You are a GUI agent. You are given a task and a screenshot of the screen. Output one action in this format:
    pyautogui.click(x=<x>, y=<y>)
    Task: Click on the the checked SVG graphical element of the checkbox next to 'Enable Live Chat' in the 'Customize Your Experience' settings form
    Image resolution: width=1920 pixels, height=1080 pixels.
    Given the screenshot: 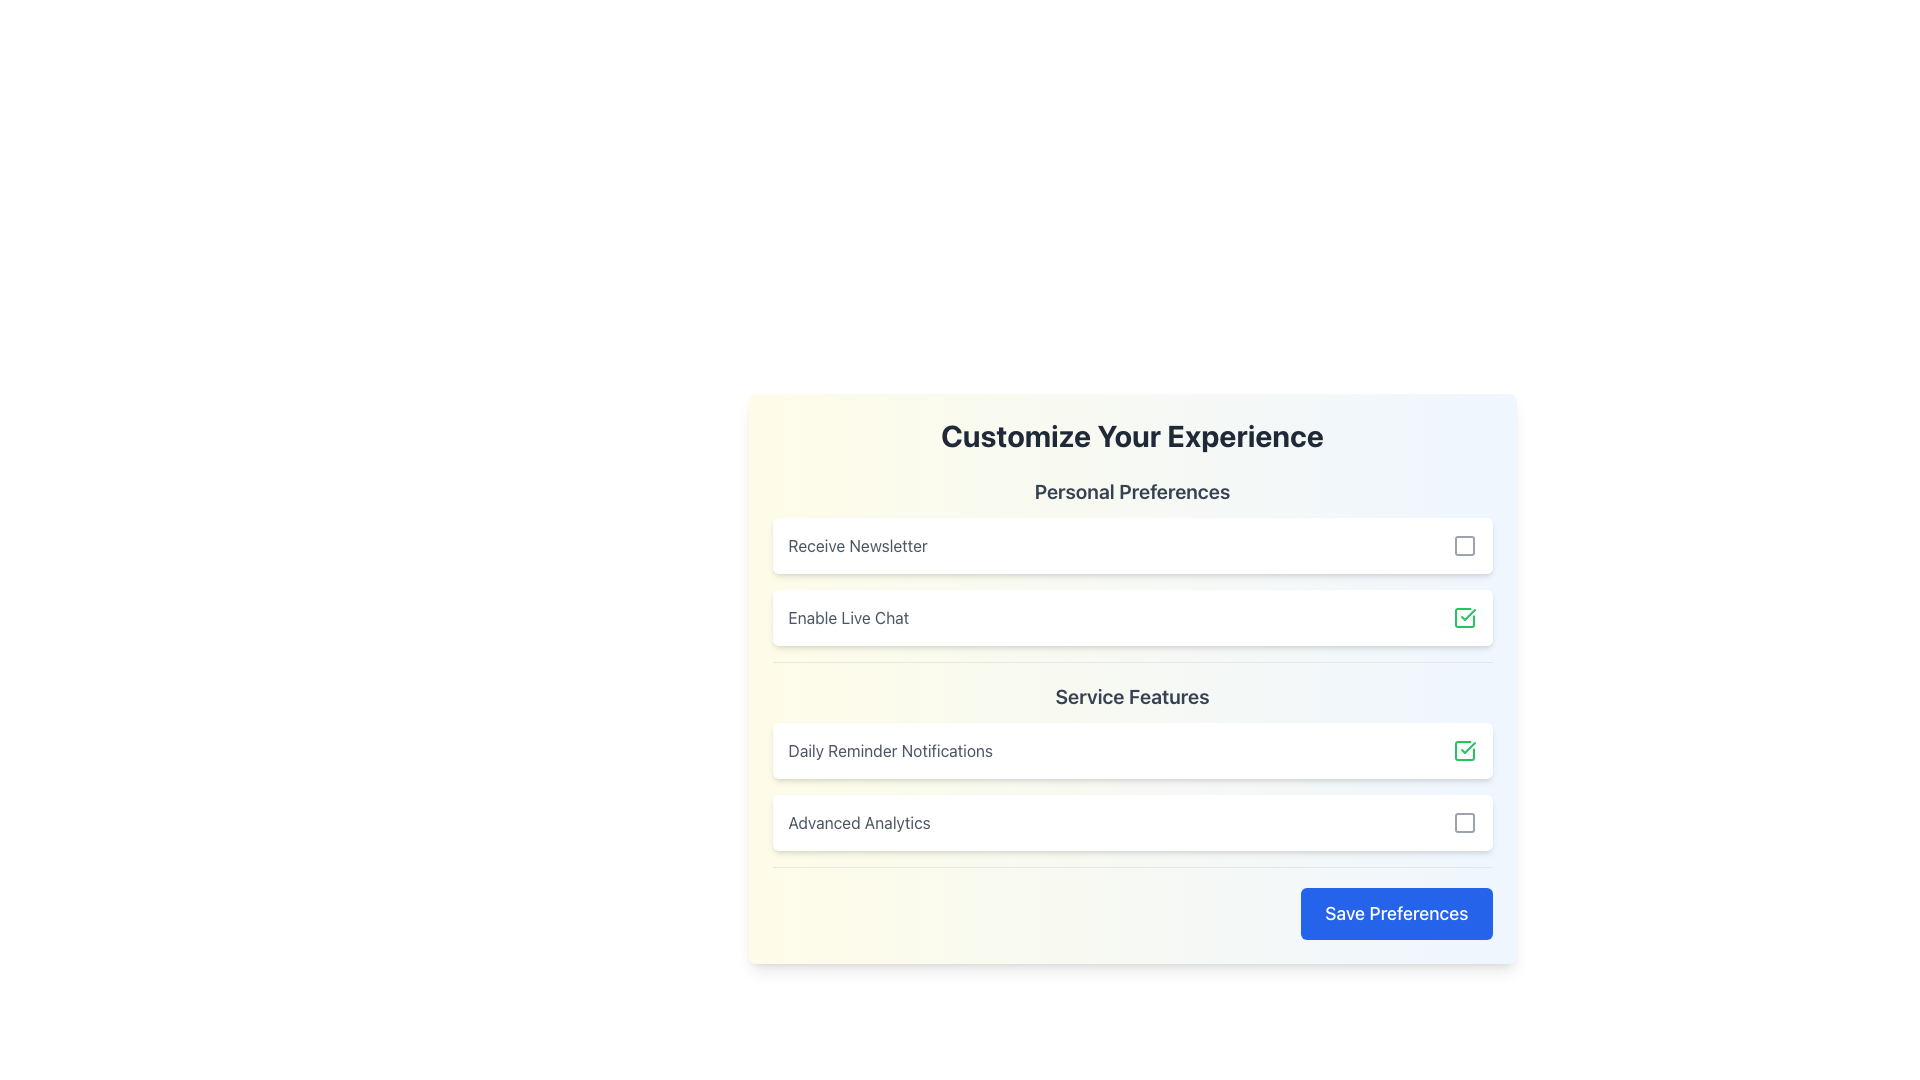 What is the action you would take?
    pyautogui.click(x=1464, y=616)
    